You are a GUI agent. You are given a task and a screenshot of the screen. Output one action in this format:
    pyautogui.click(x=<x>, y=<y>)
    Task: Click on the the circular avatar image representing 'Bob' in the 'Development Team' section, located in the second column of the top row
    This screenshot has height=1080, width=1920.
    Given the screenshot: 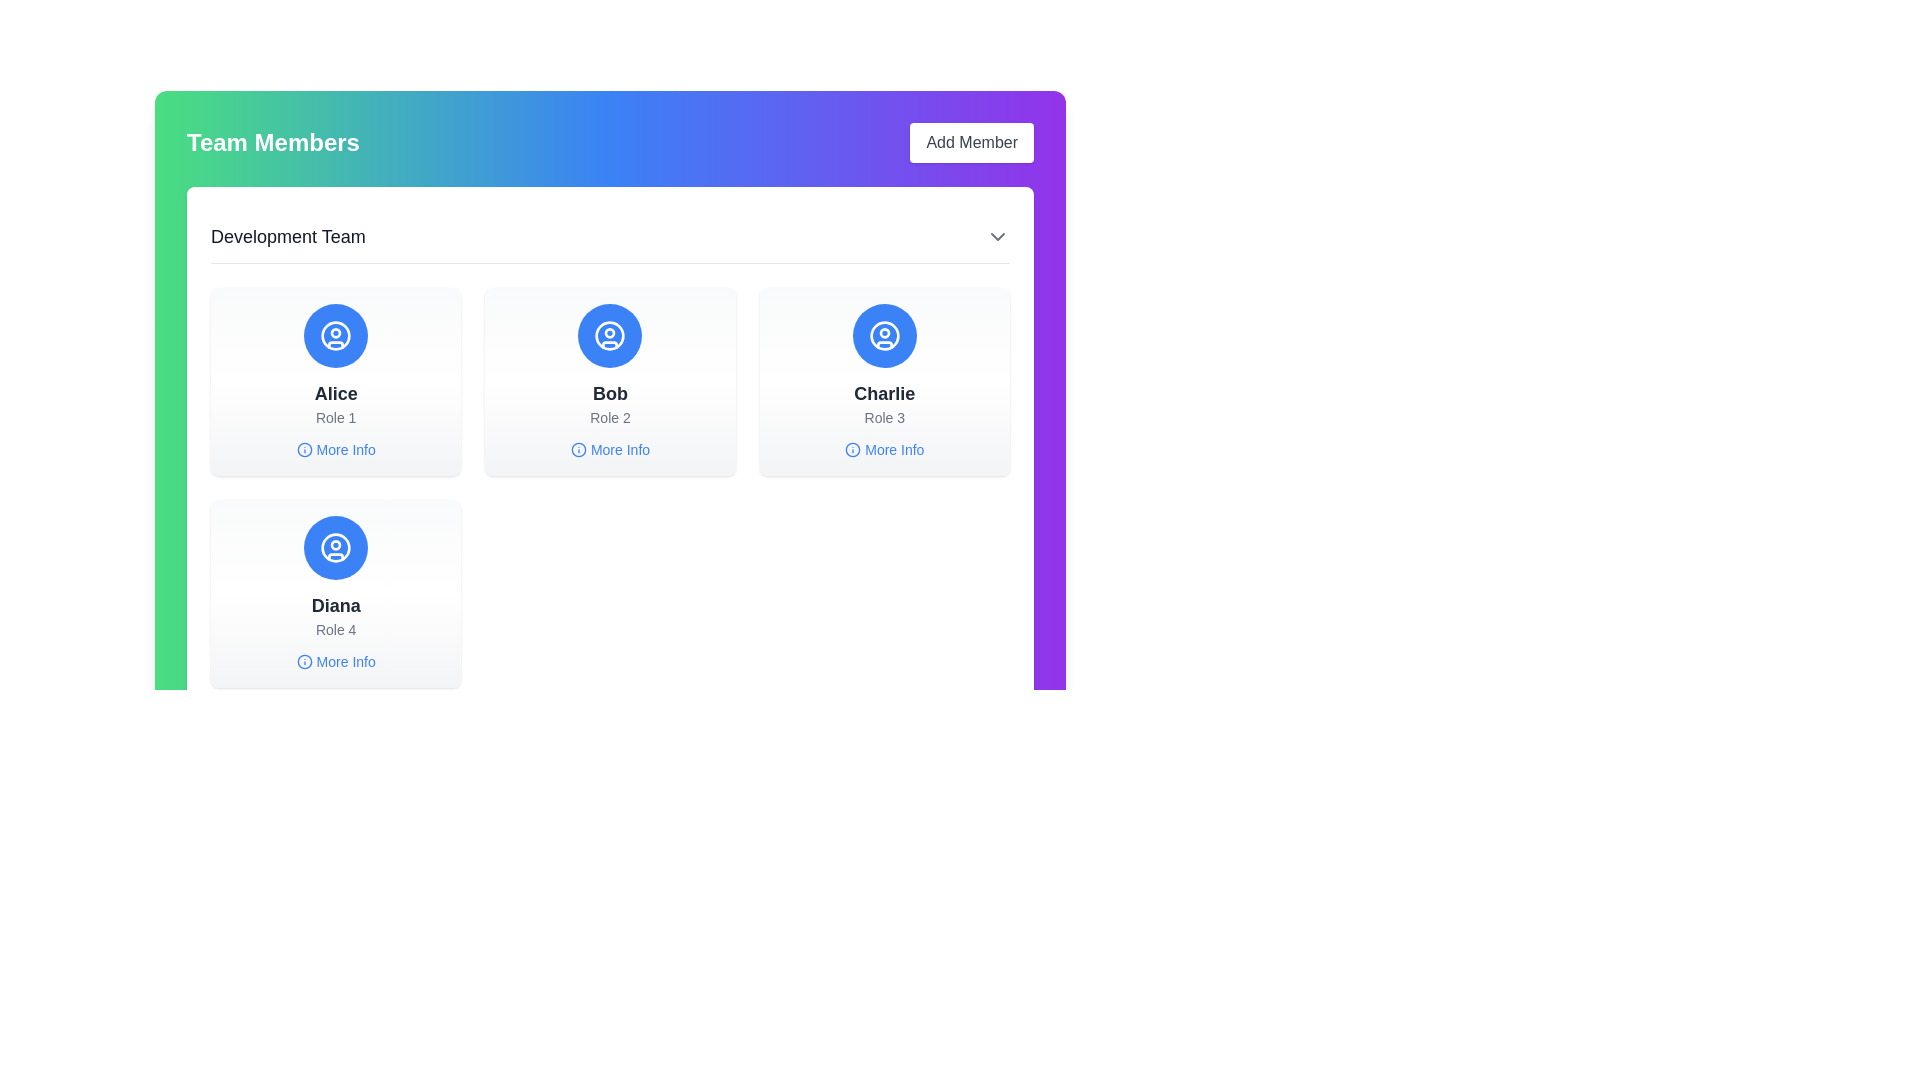 What is the action you would take?
    pyautogui.click(x=609, y=334)
    